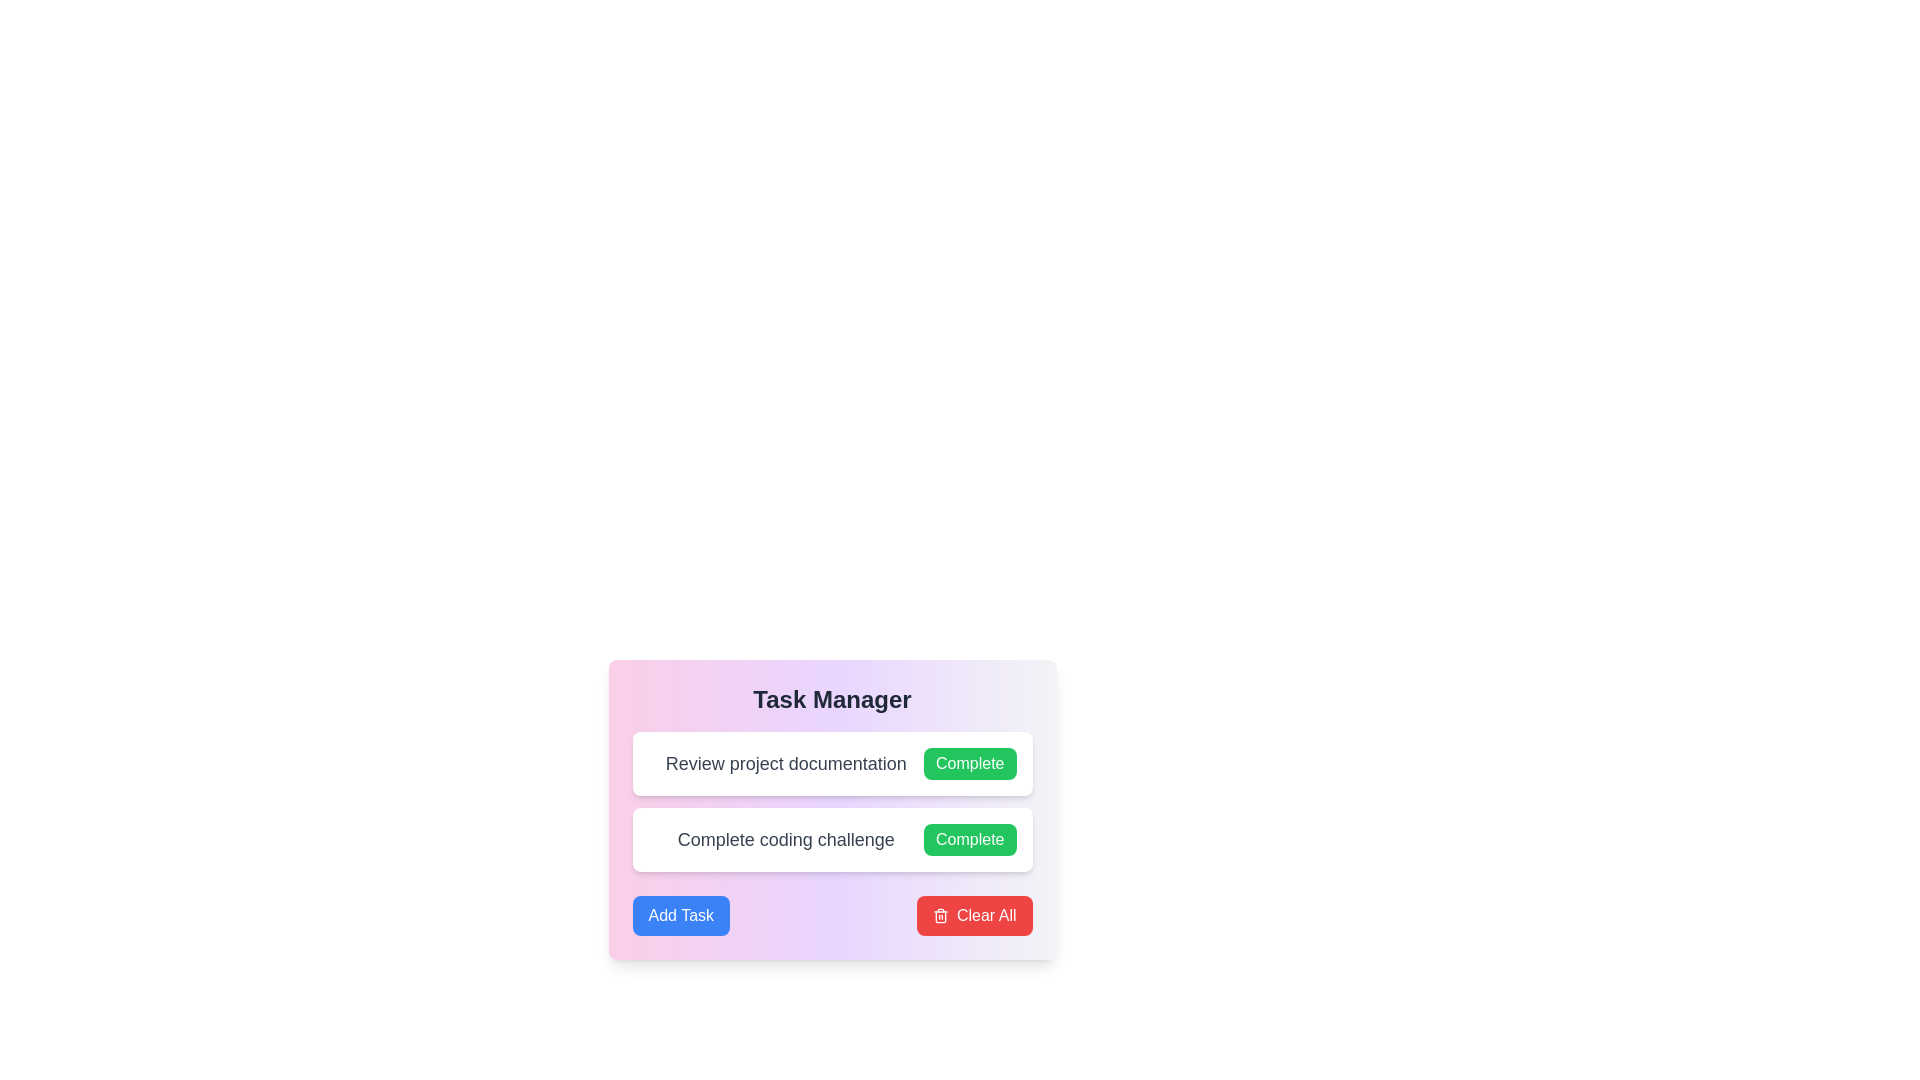 The width and height of the screenshot is (1920, 1080). What do you see at coordinates (681, 915) in the screenshot?
I see `the rectangular button with a blue background and 'Add Task' text to change its background color` at bounding box center [681, 915].